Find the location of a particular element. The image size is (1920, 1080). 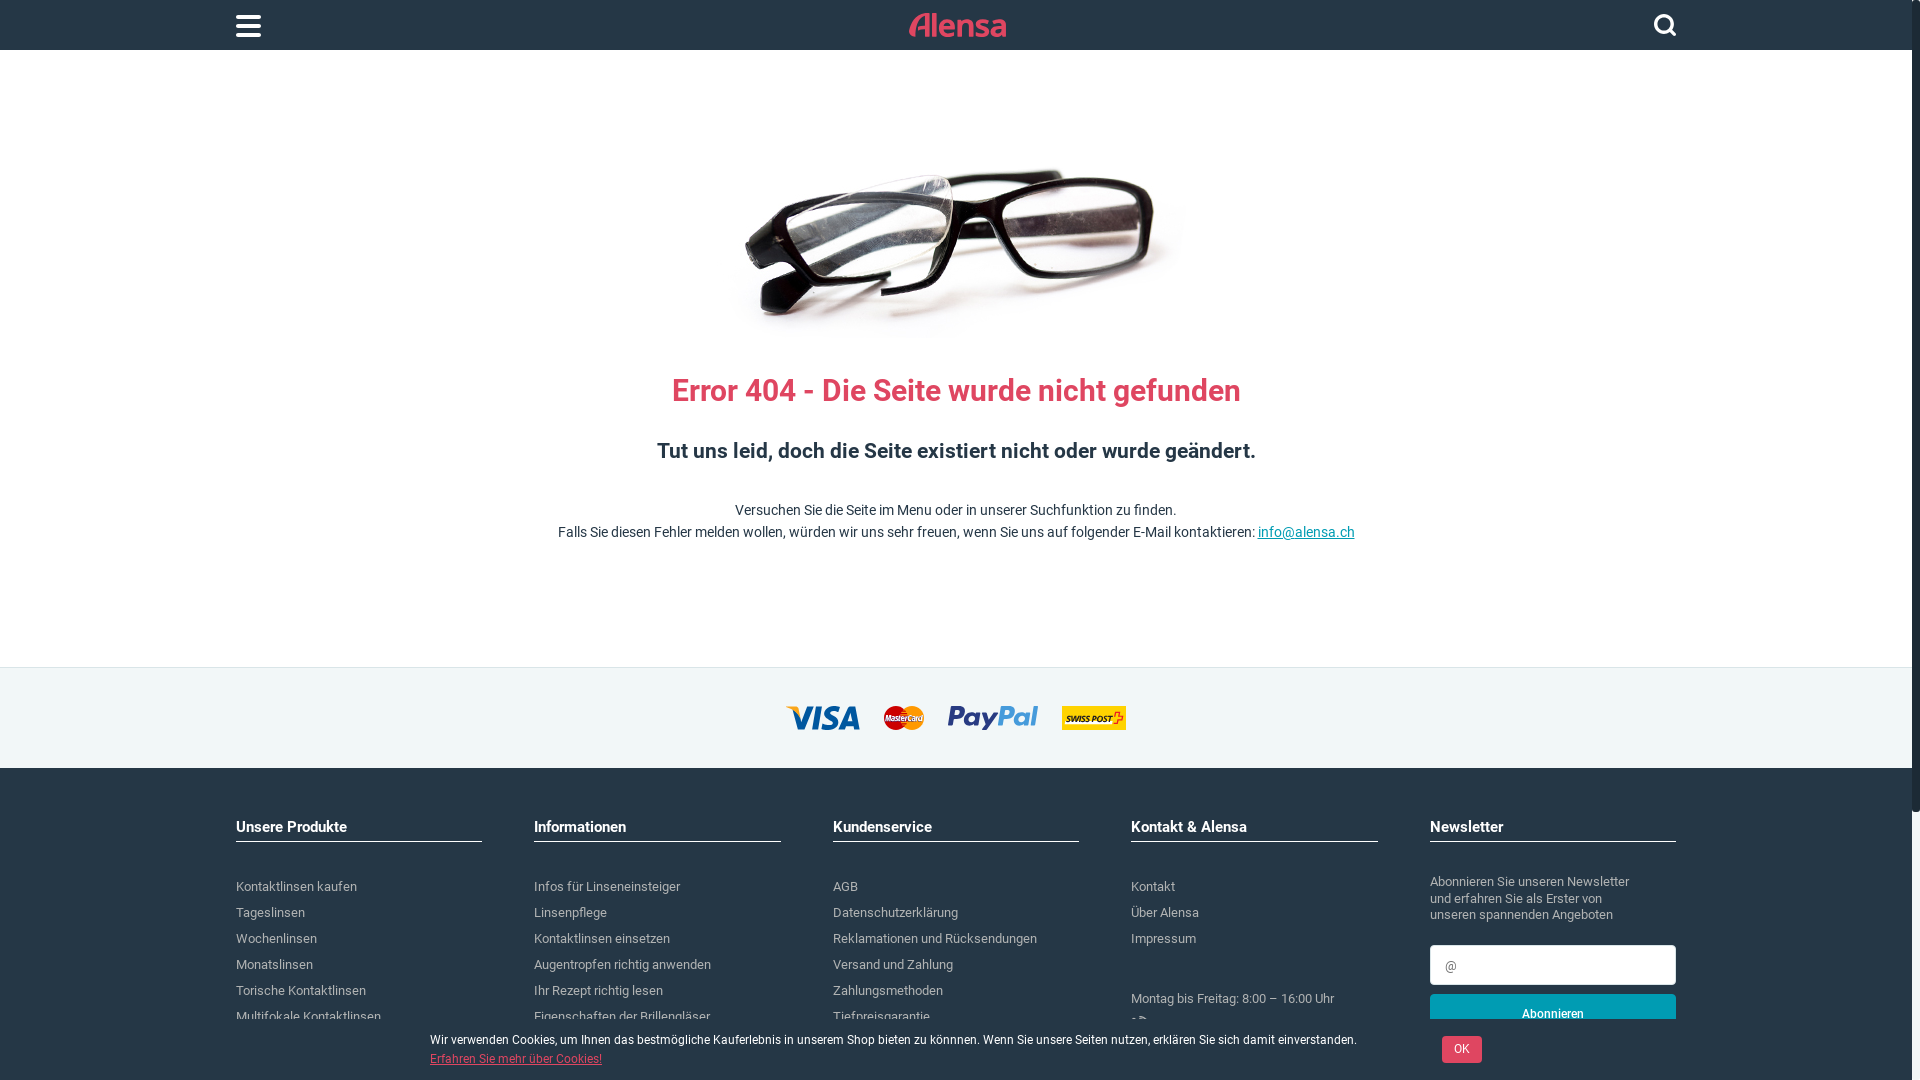

'Kontaktlinsen kaufen' is located at coordinates (295, 885).